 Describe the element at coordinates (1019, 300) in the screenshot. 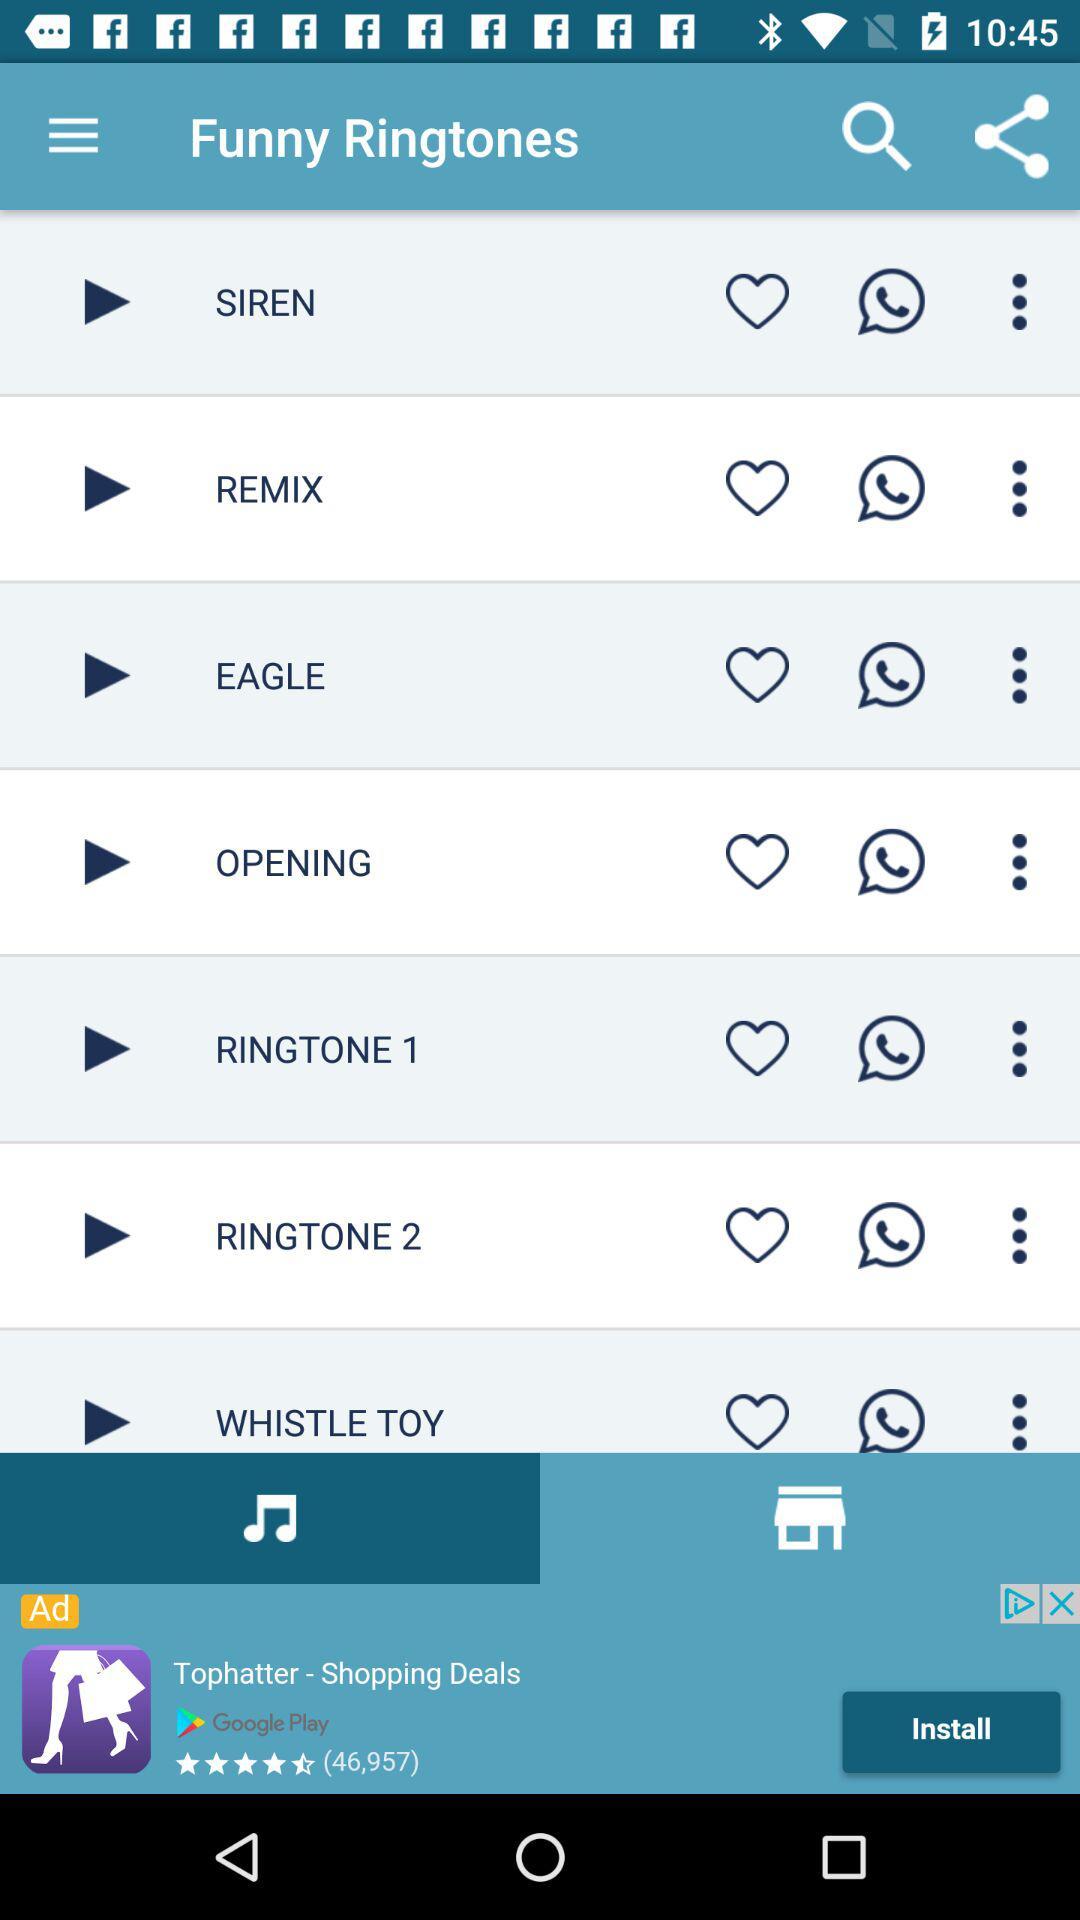

I see `mune button` at that location.